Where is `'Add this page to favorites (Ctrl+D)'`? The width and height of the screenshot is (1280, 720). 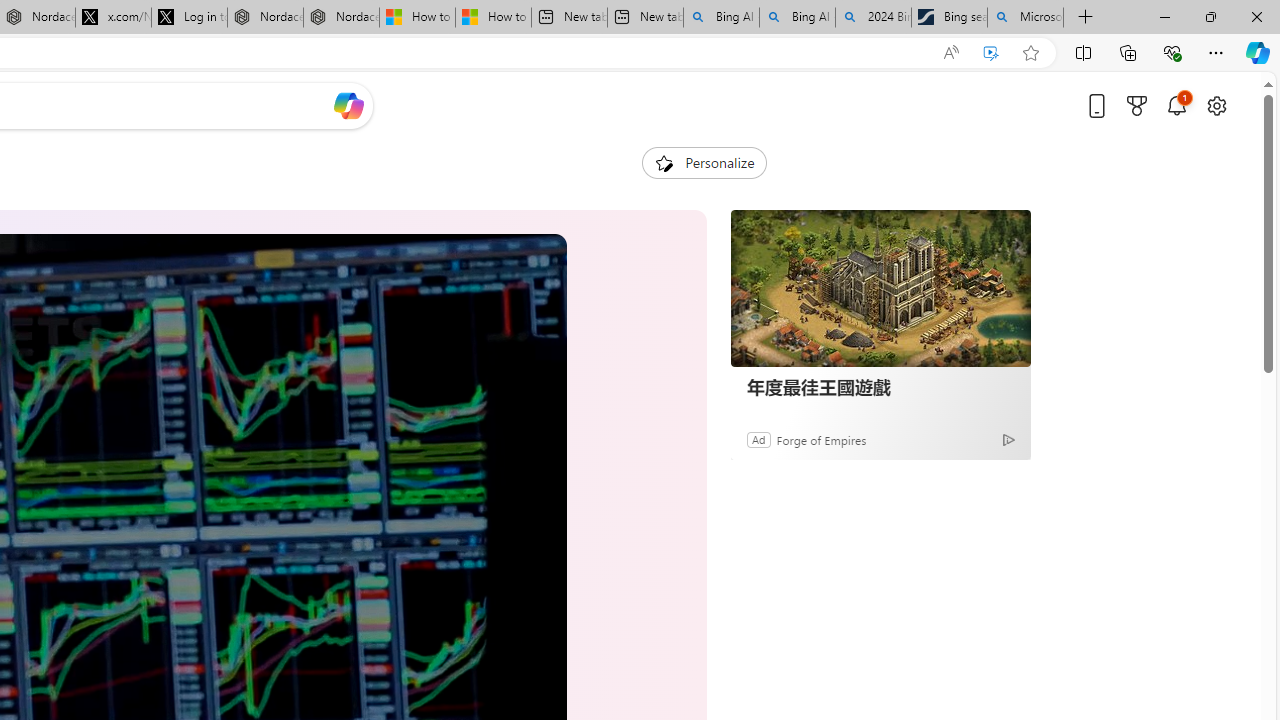 'Add this page to favorites (Ctrl+D)' is located at coordinates (1031, 52).